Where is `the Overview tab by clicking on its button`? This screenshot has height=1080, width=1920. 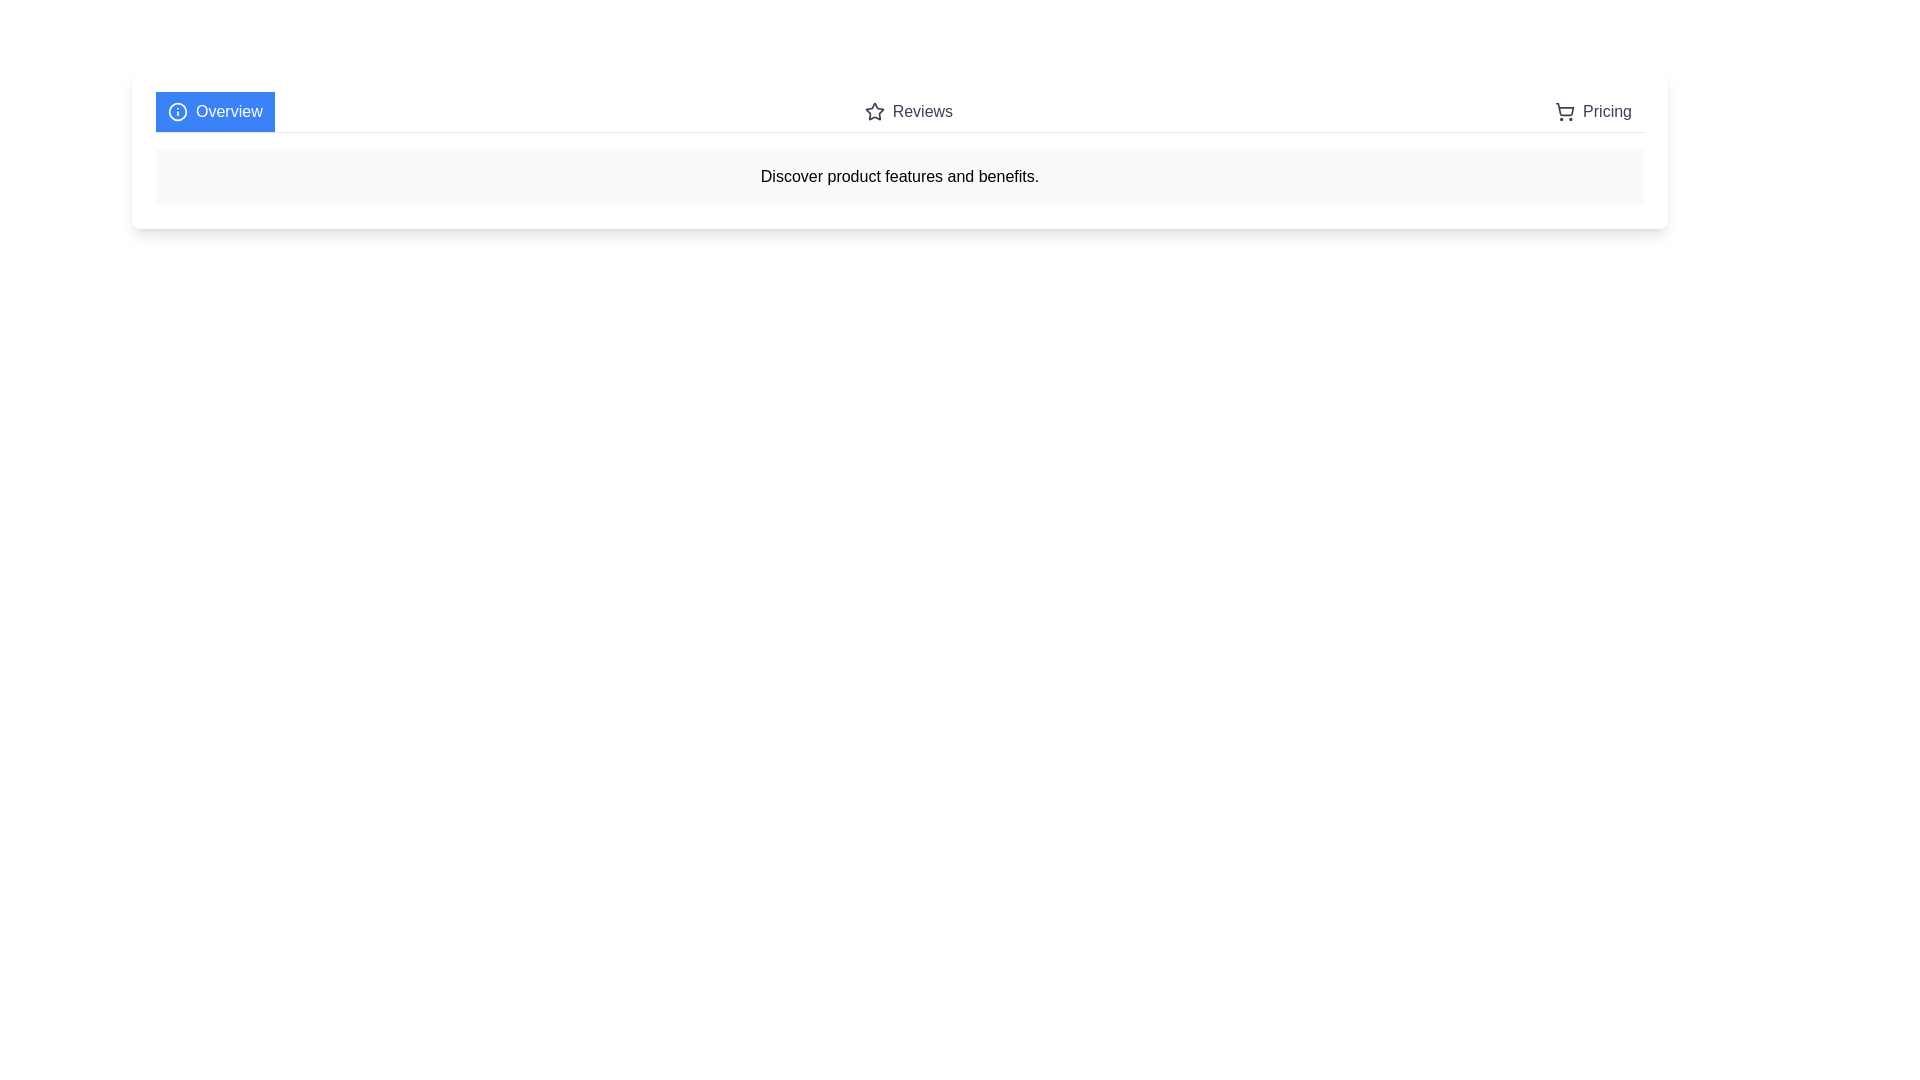
the Overview tab by clicking on its button is located at coordinates (215, 111).